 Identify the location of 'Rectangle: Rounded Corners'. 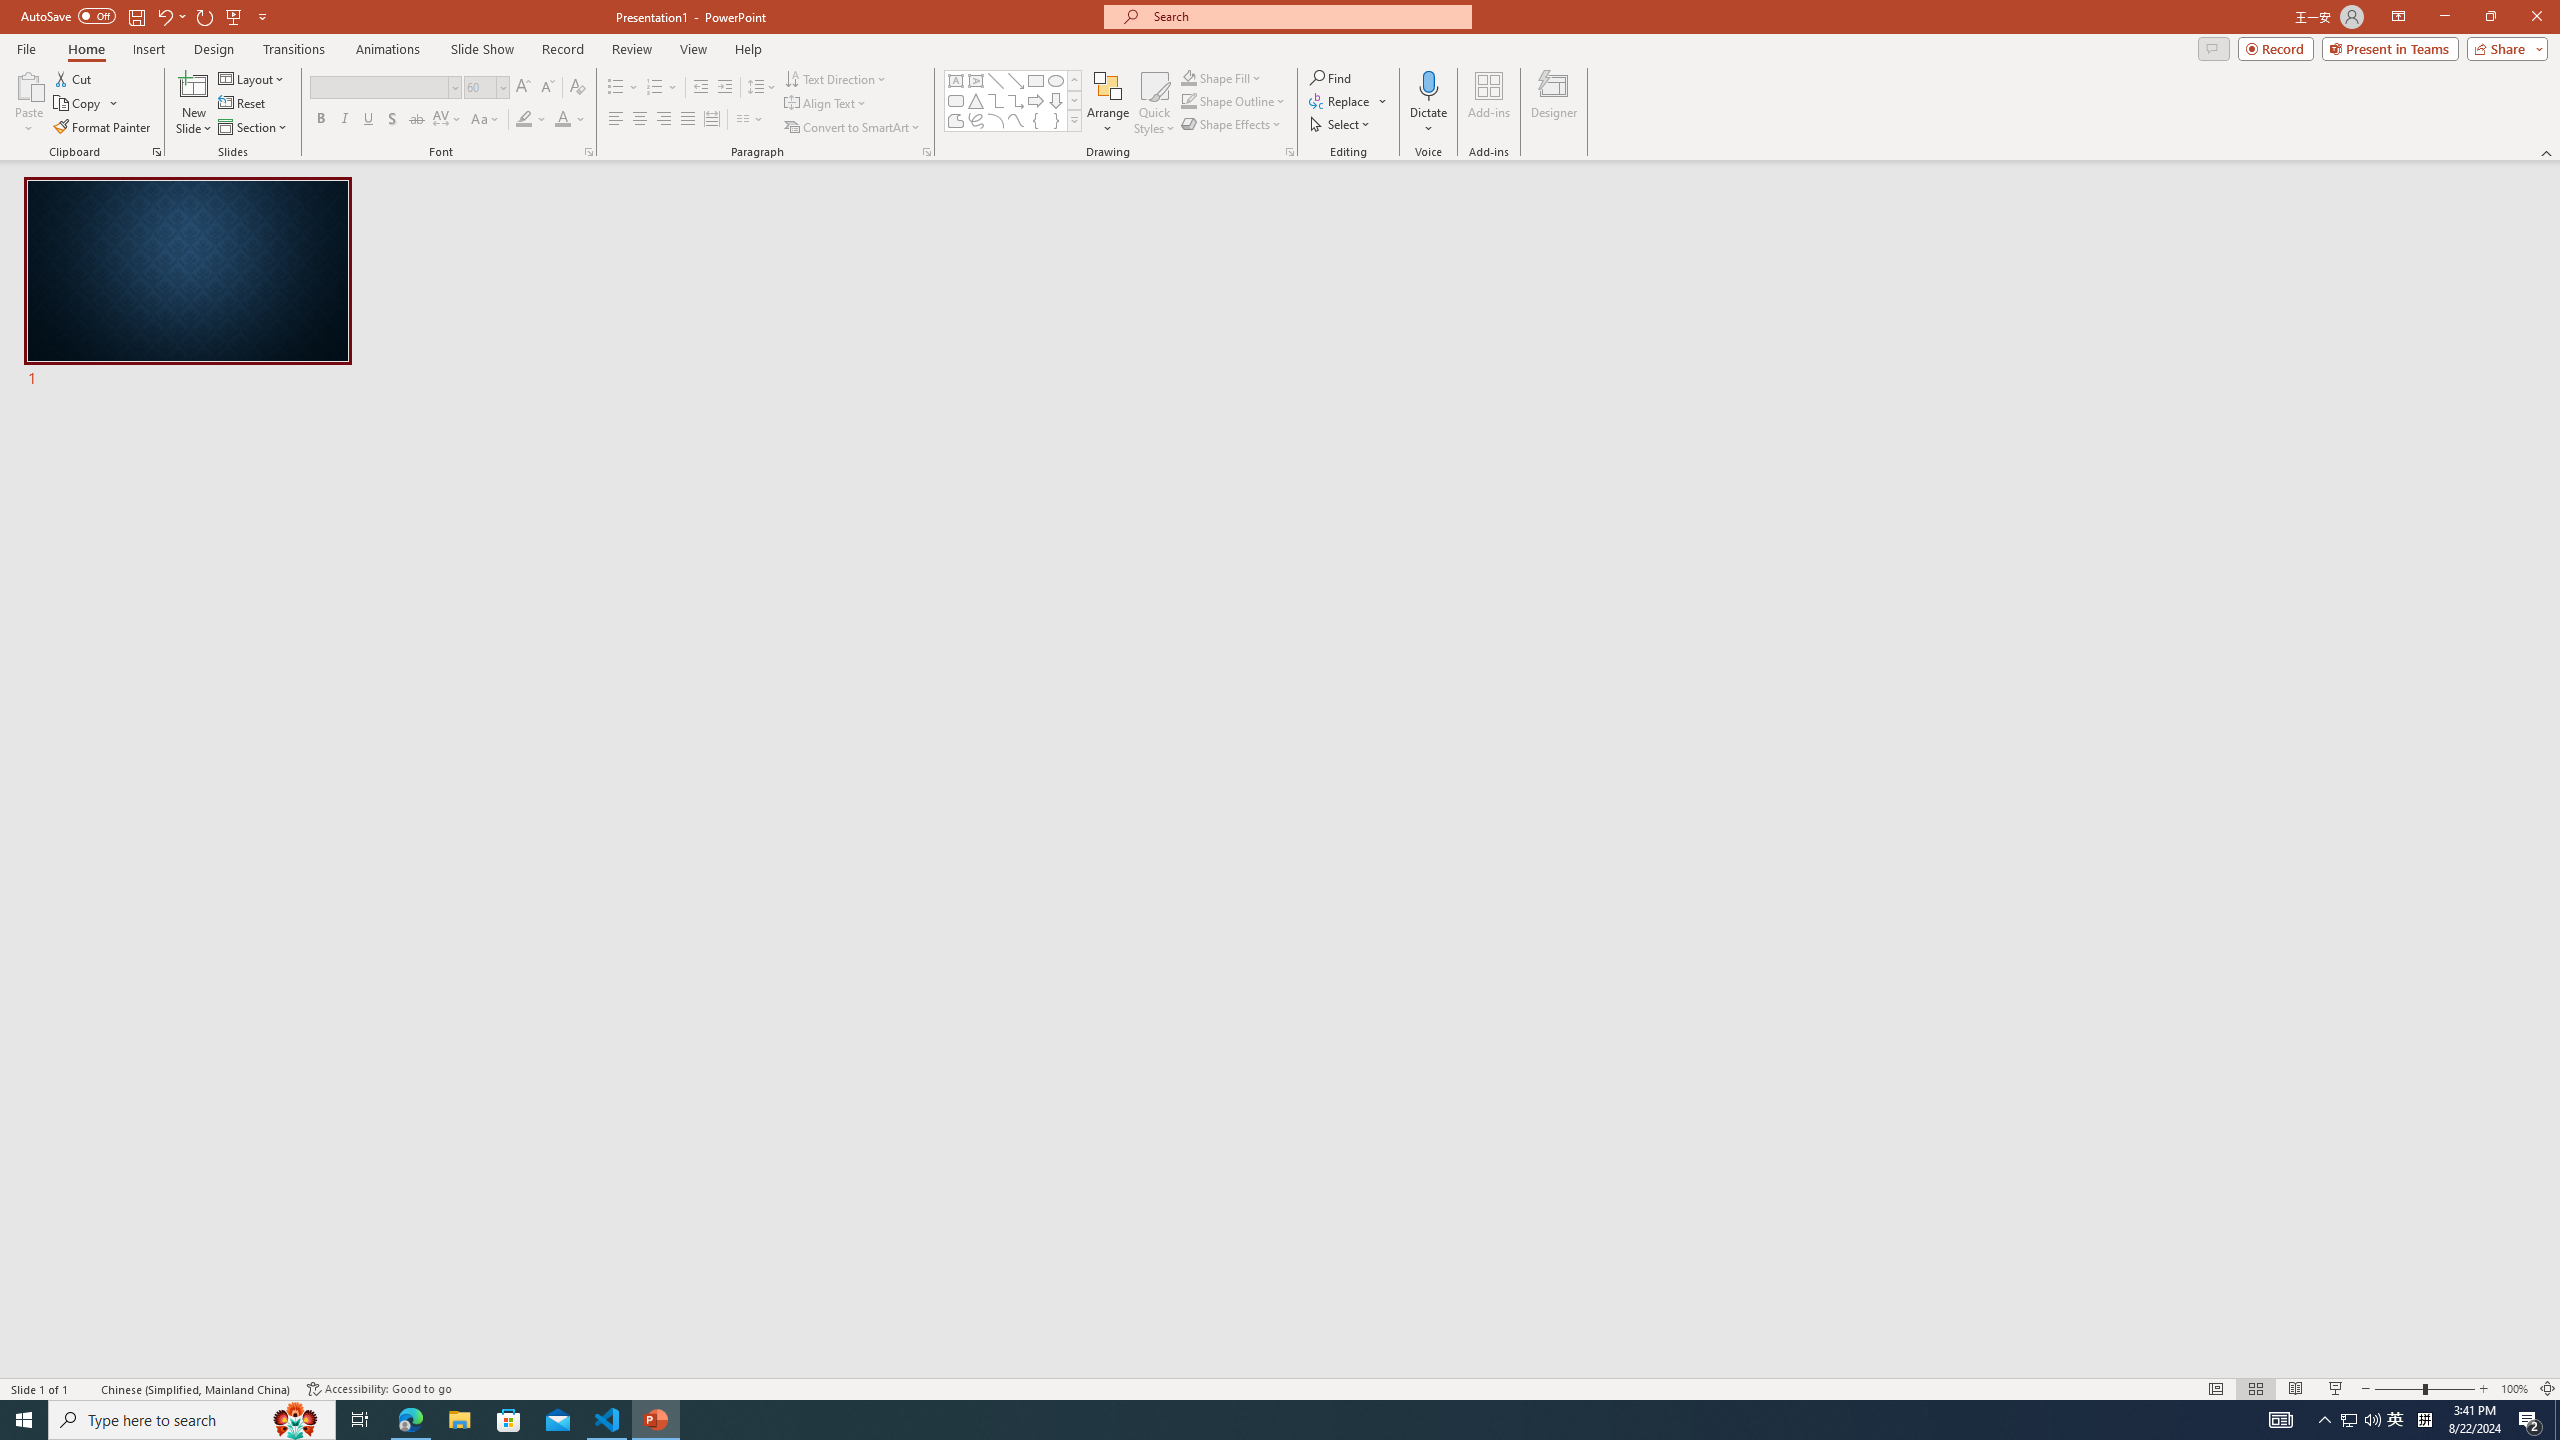
(955, 99).